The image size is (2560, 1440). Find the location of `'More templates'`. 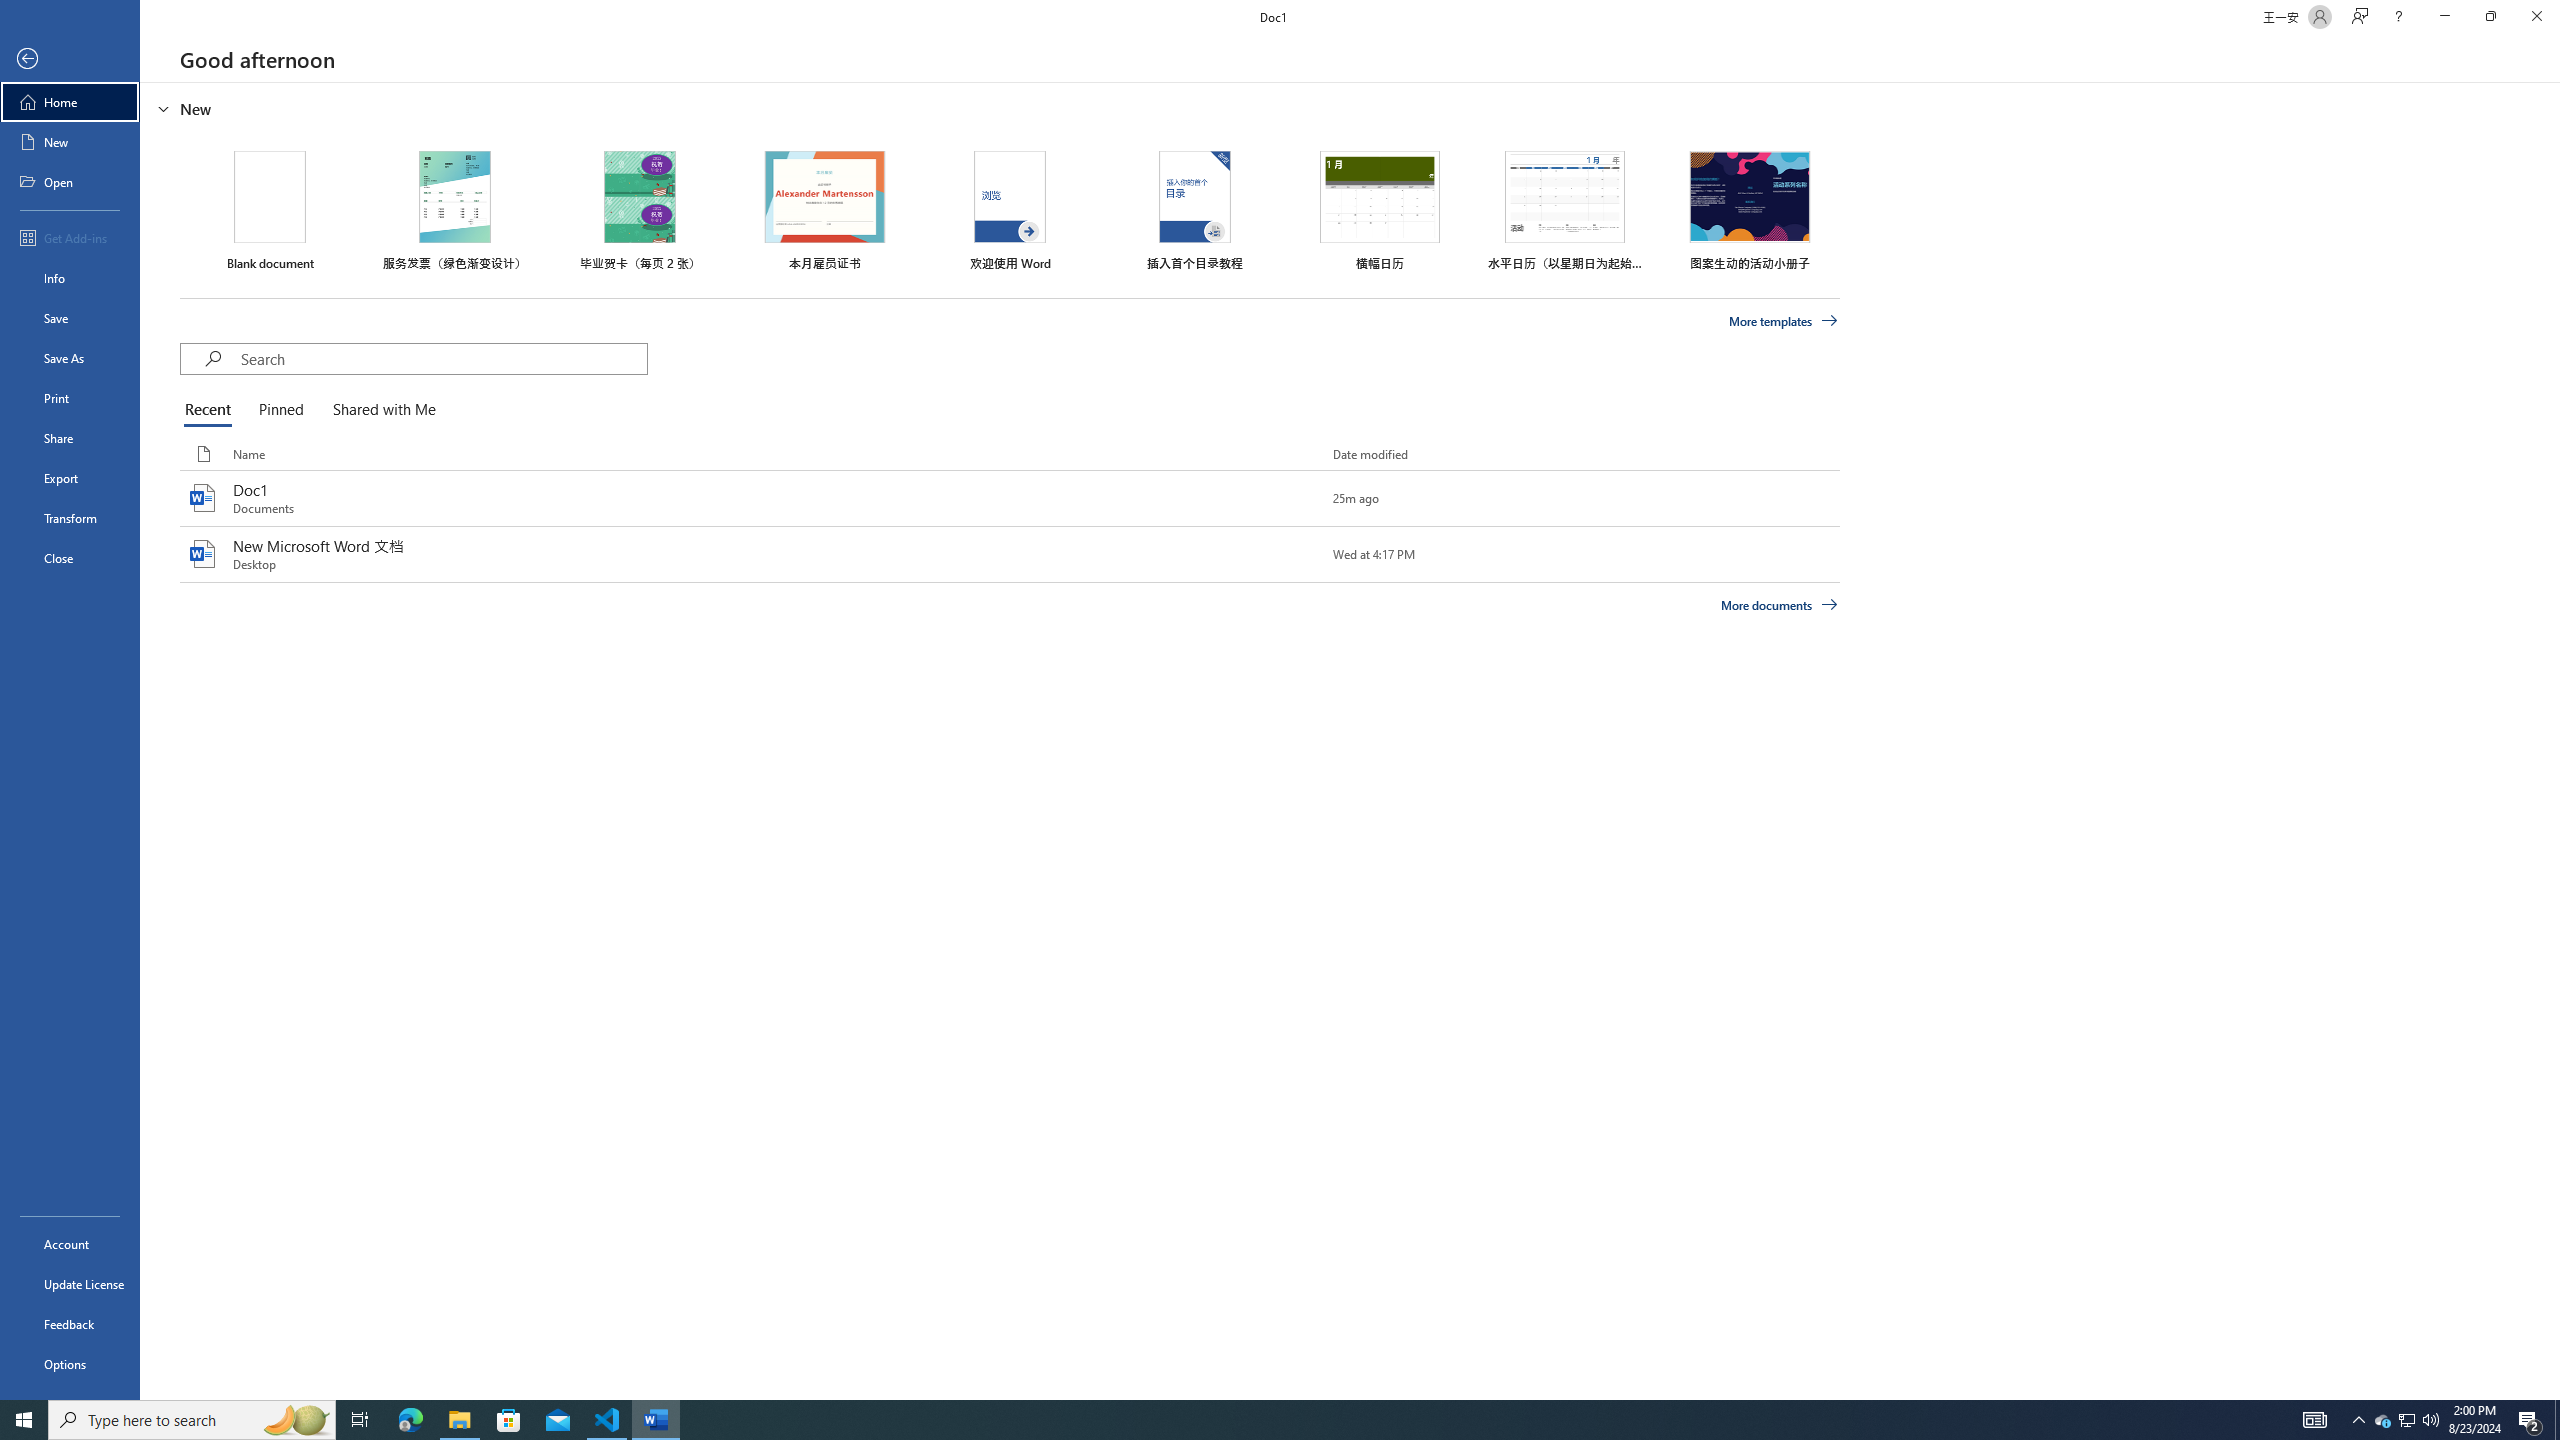

'More templates' is located at coordinates (1784, 321).